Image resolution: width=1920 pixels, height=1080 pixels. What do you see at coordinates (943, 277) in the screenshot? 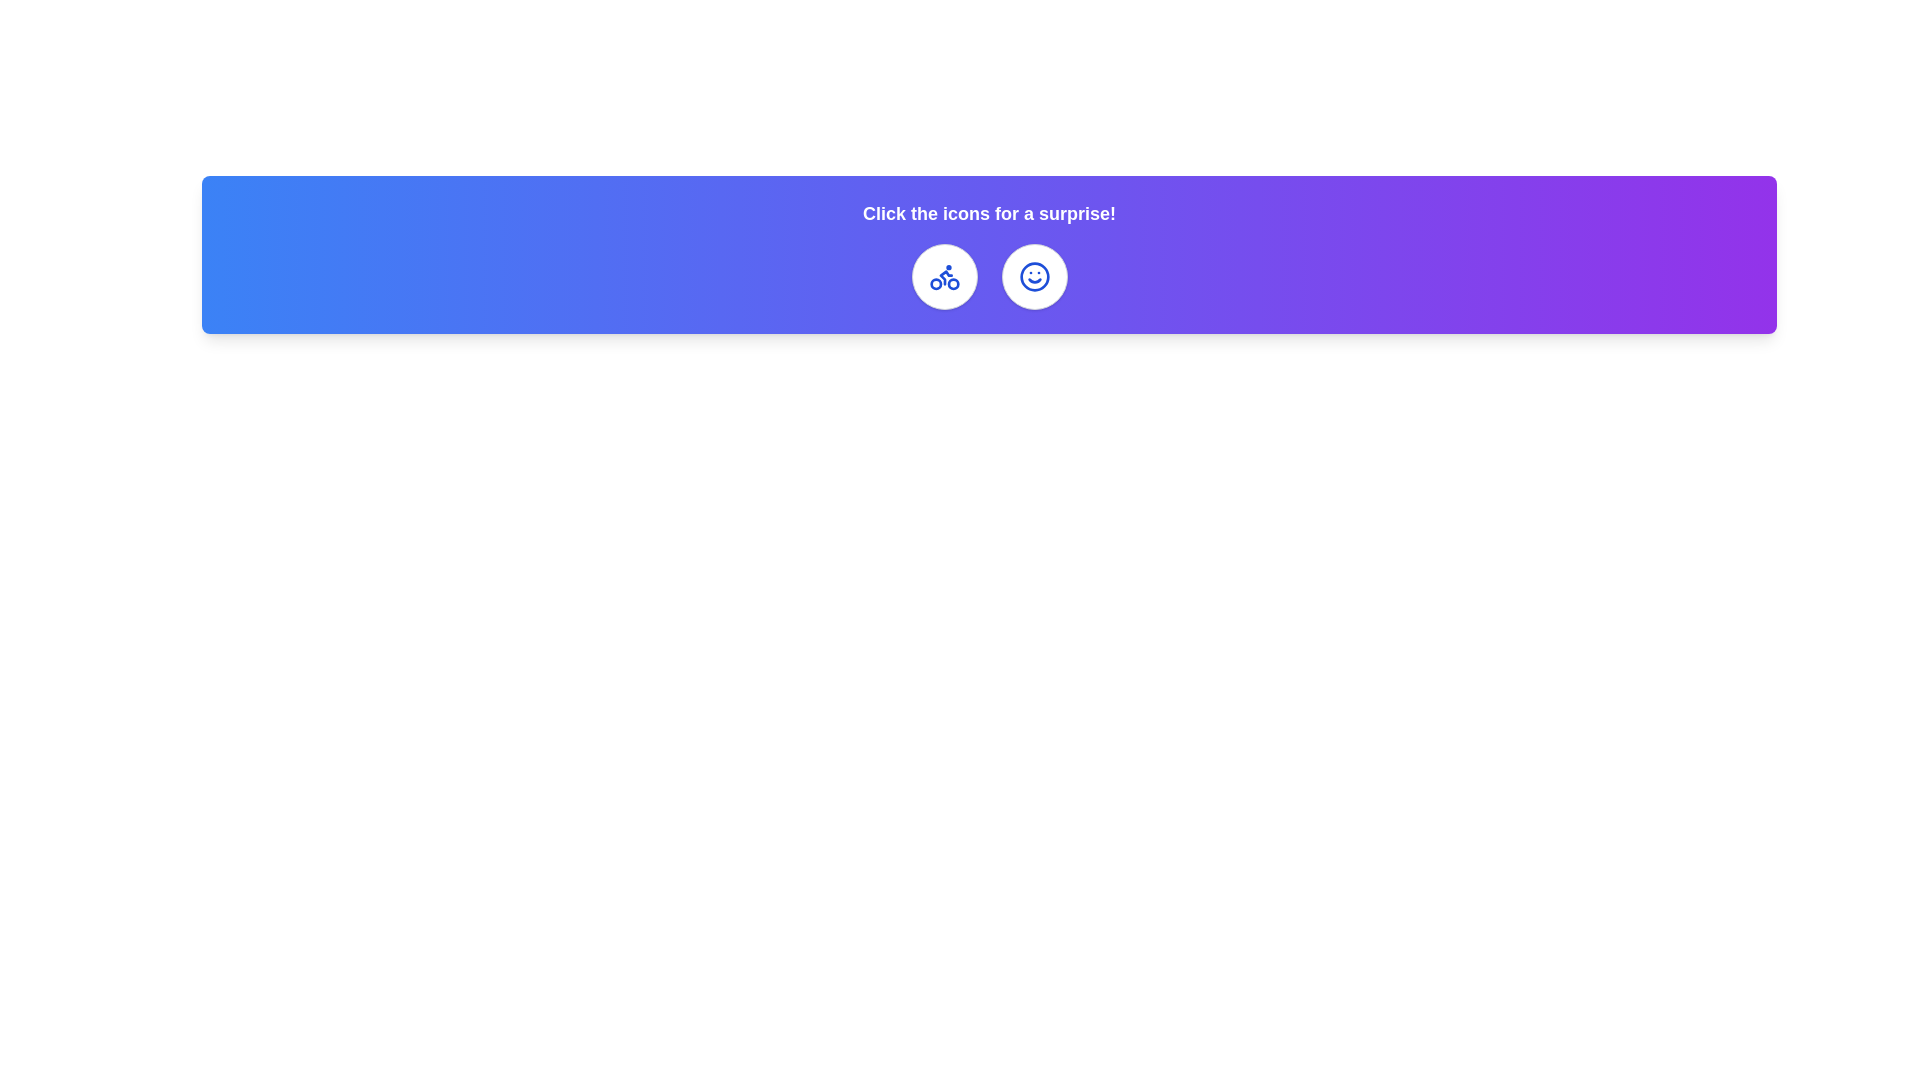
I see `the bicycle icon, which is a stylized blue icon inside a circular white button that is the first in a horizontal alignment of two icons within a gradient bar` at bounding box center [943, 277].